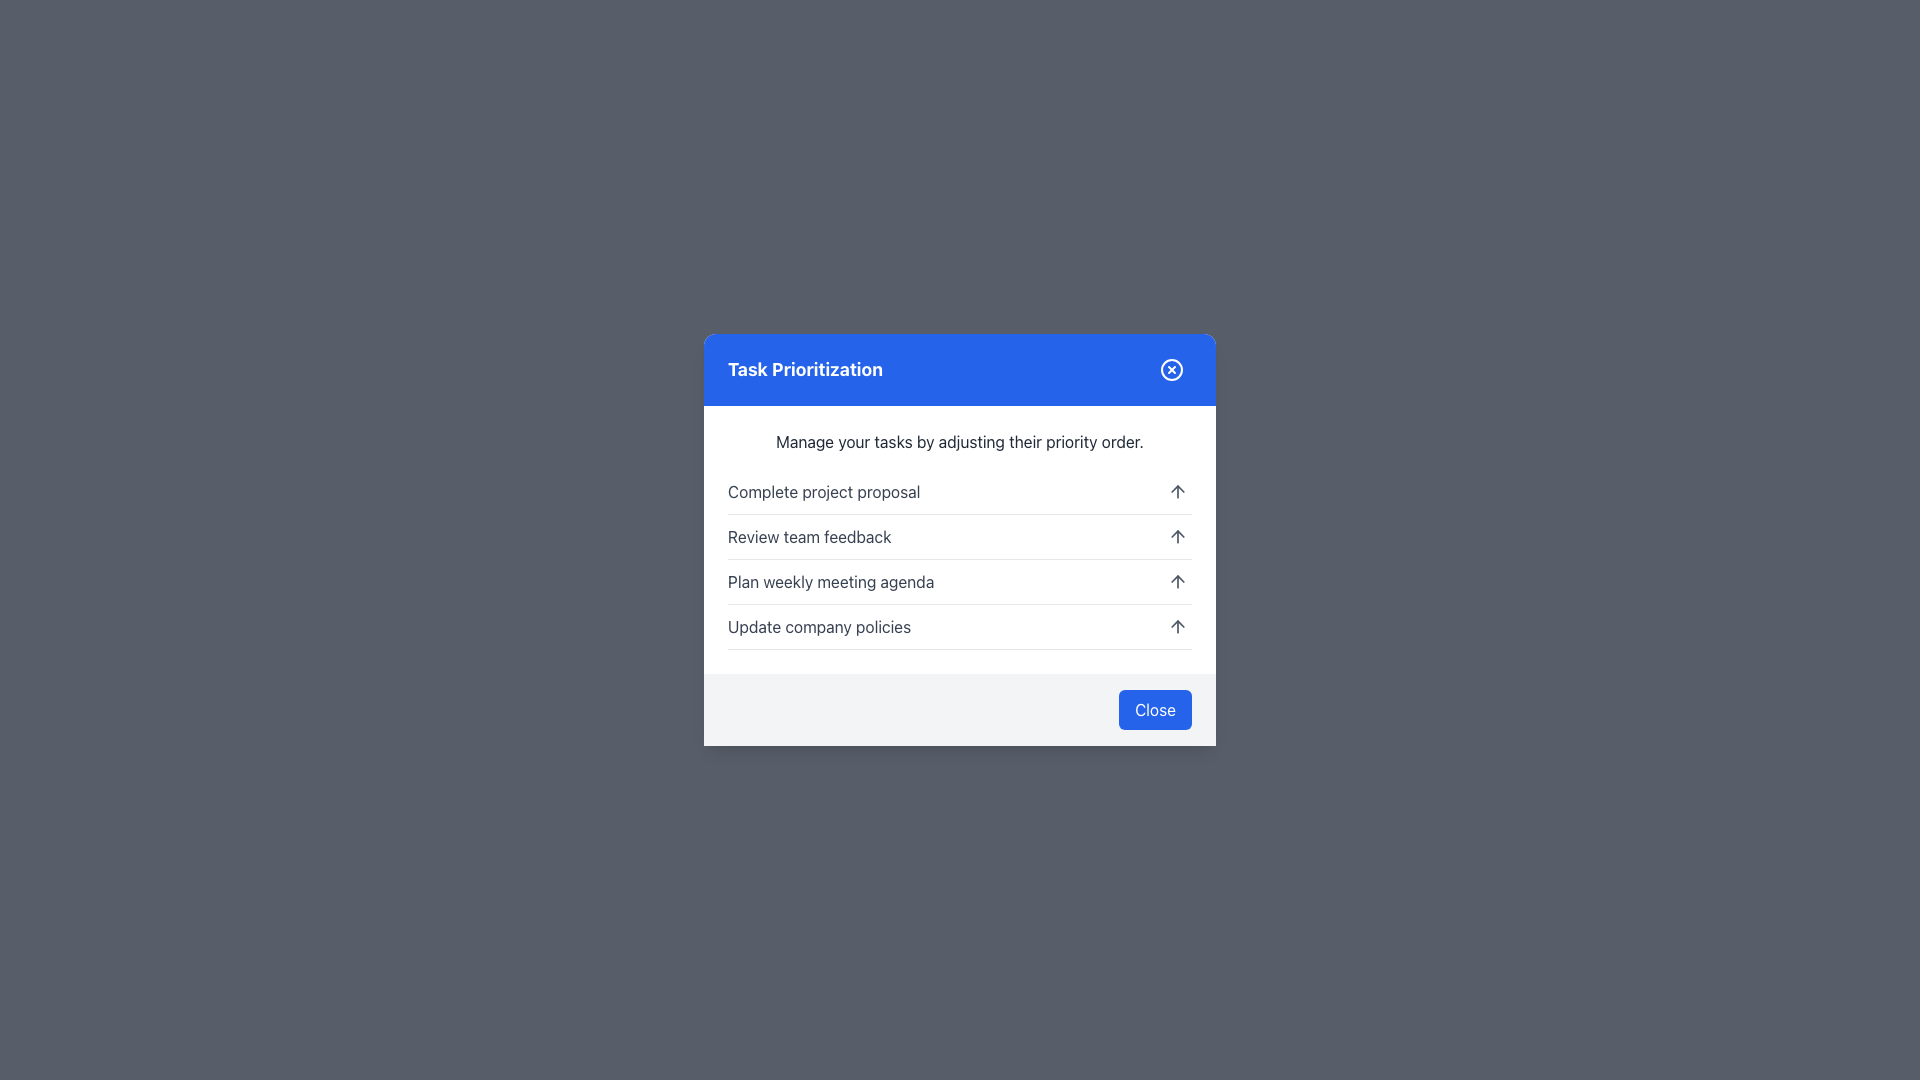 This screenshot has width=1920, height=1080. Describe the element at coordinates (1177, 582) in the screenshot. I see `the upward arrow icon button located beside the 'Plan weekly meeting agenda' text to observe the visual effect` at that location.